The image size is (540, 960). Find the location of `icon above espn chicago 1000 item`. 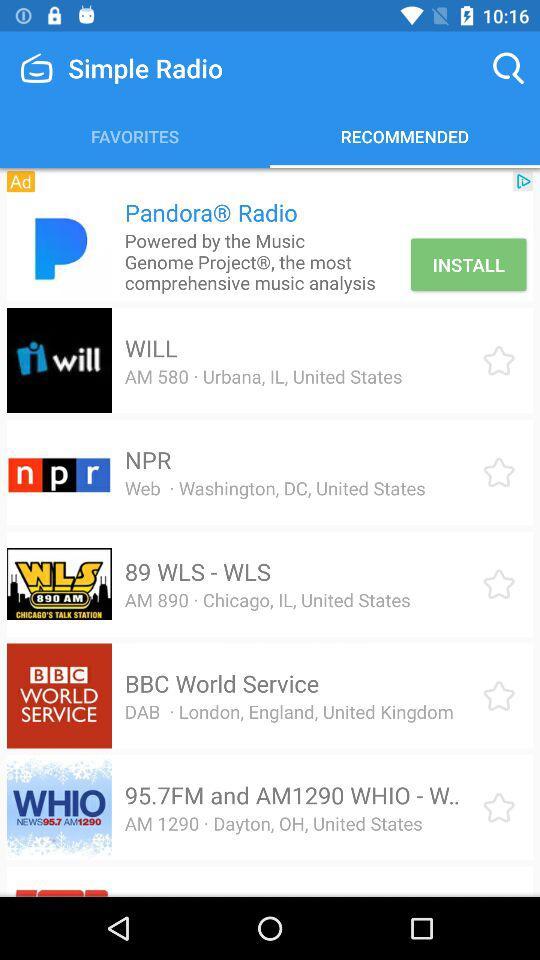

icon above espn chicago 1000 item is located at coordinates (272, 823).